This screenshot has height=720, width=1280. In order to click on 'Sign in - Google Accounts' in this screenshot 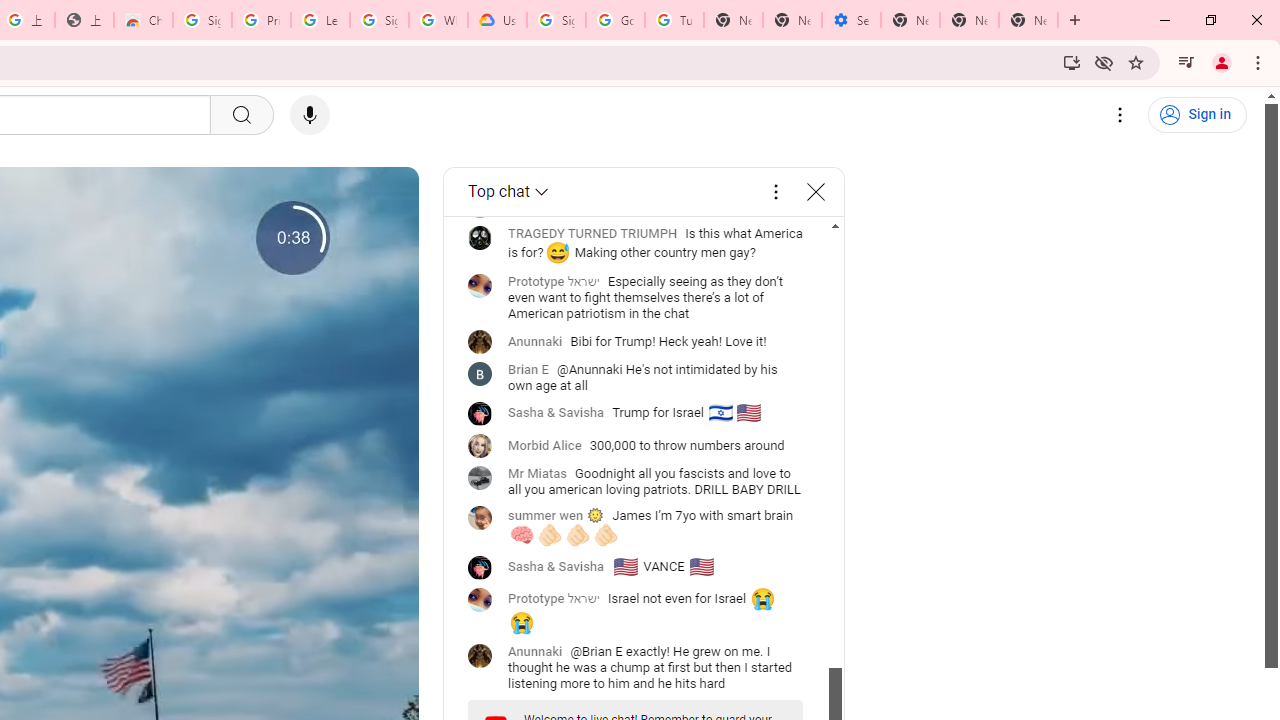, I will do `click(202, 20)`.